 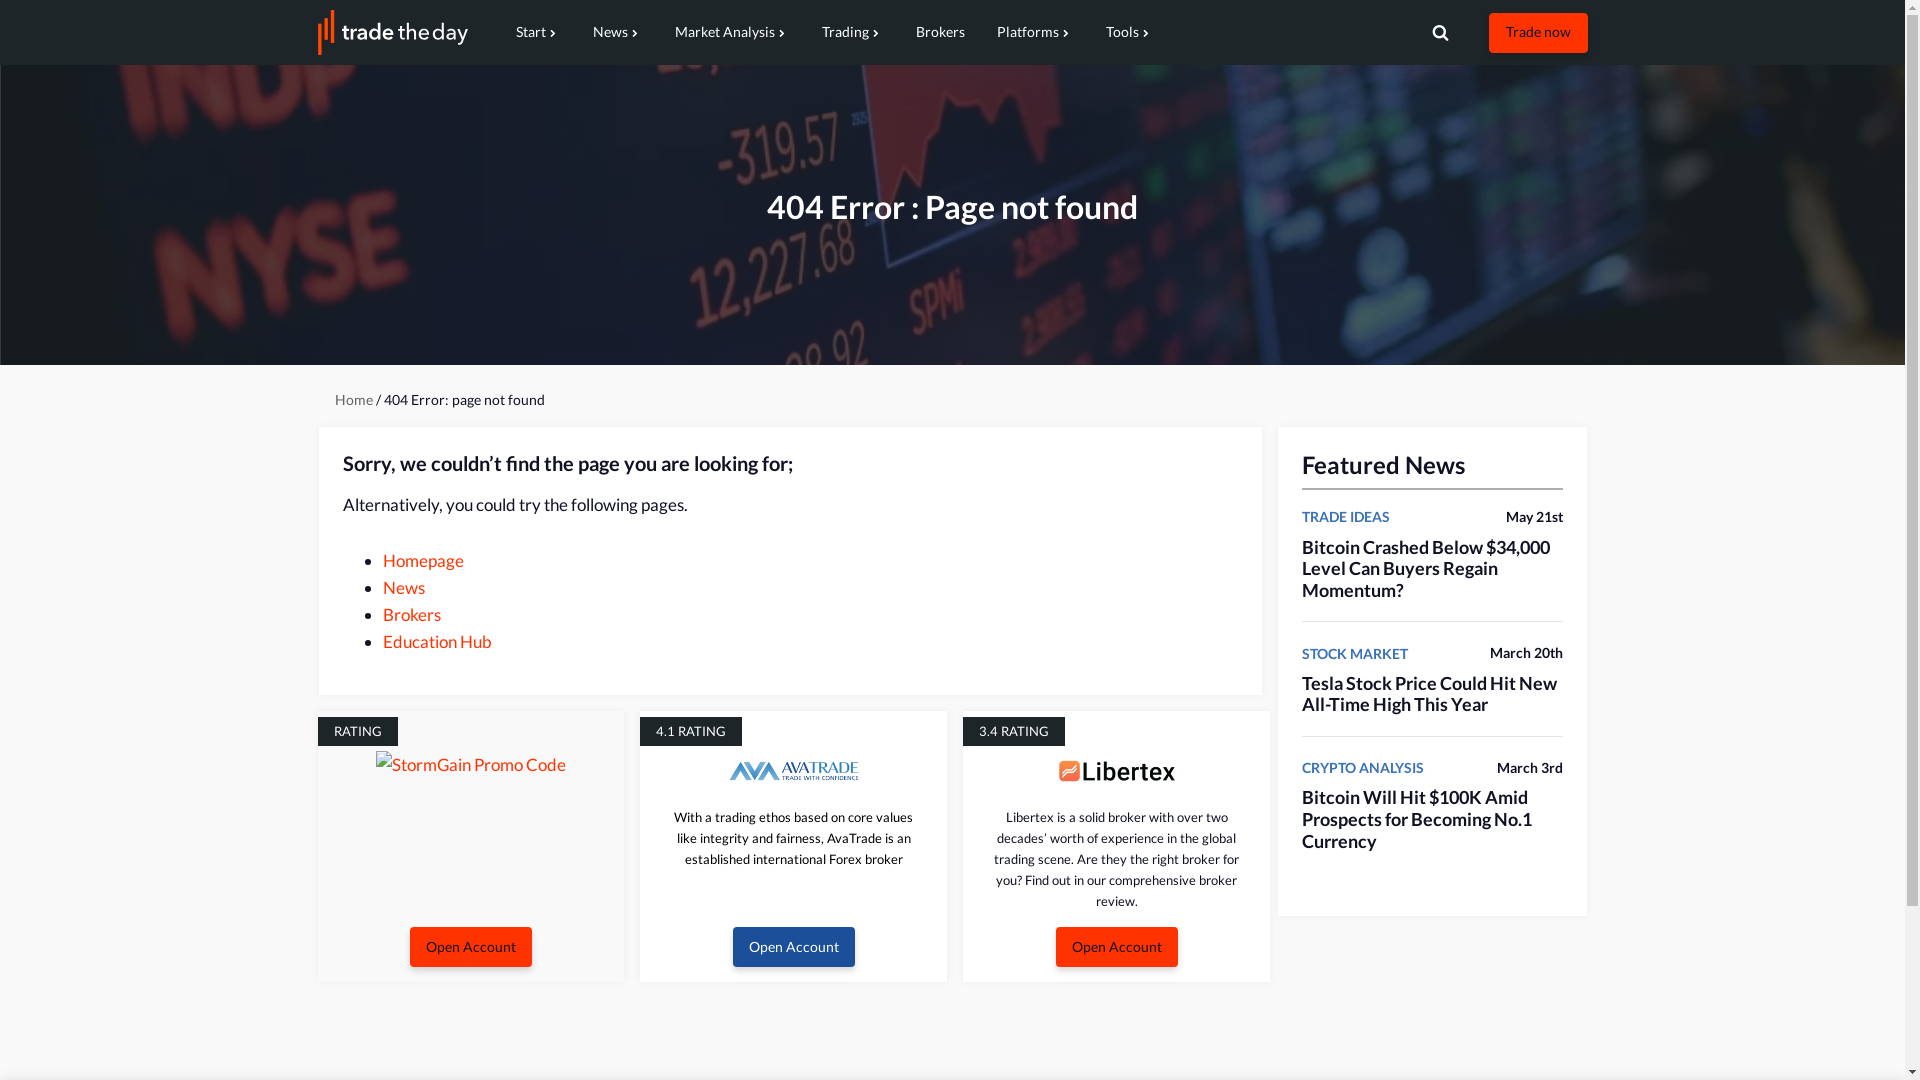 I want to click on 'Brokers', so click(x=382, y=613).